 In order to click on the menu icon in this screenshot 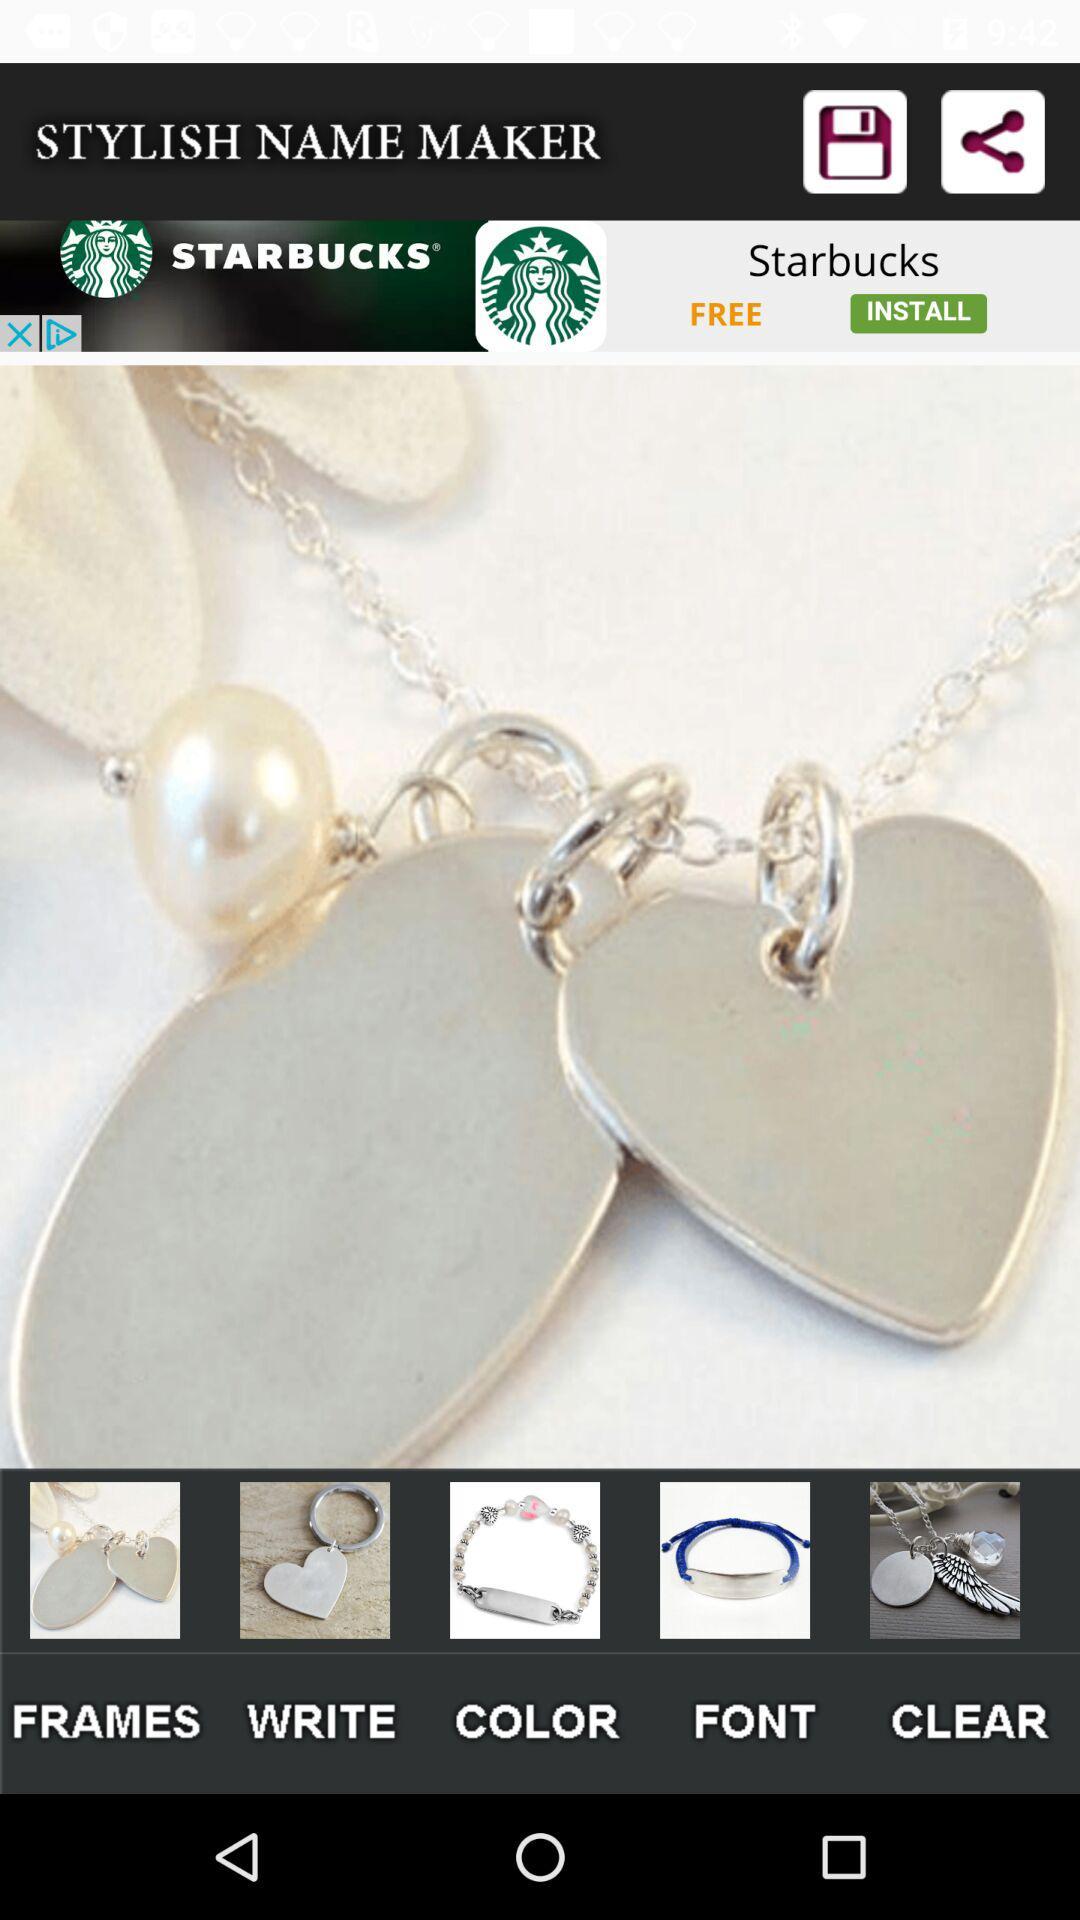, I will do `click(538, 1722)`.